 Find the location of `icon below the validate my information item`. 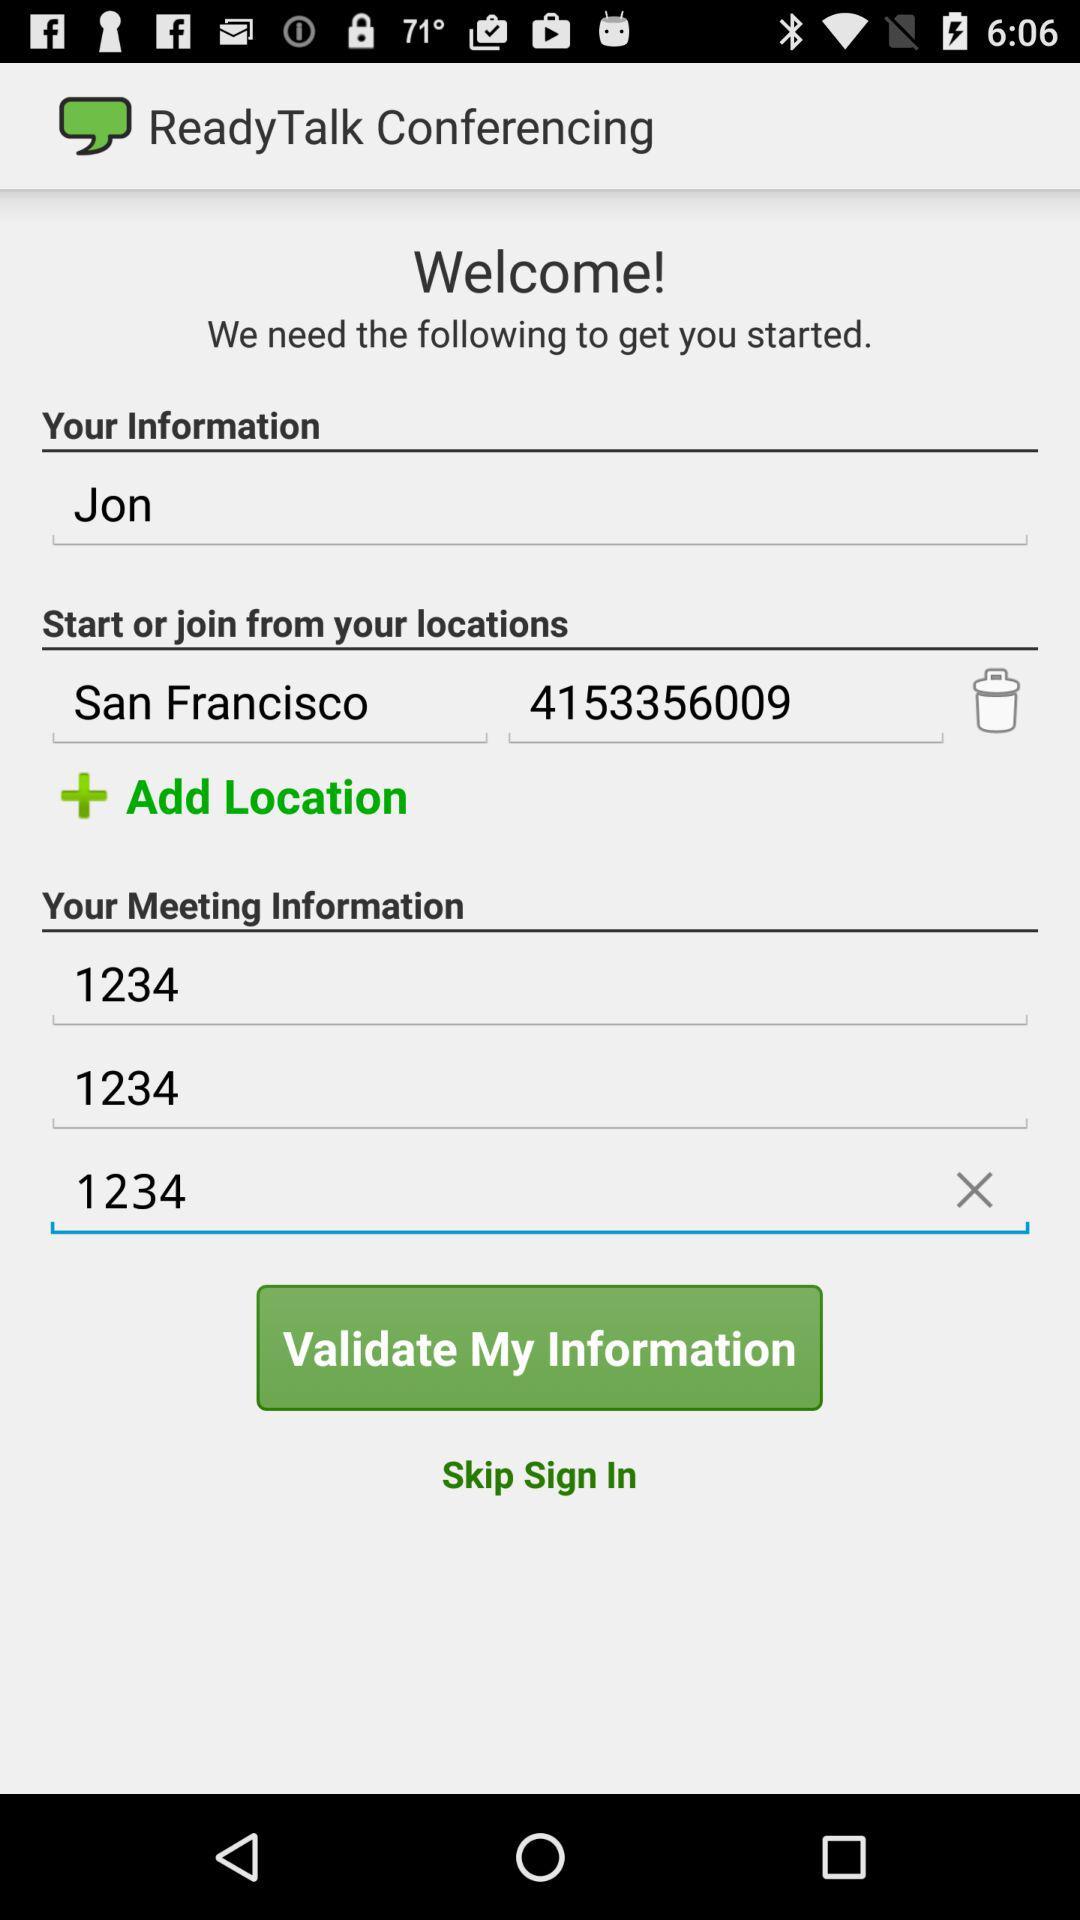

icon below the validate my information item is located at coordinates (538, 1473).